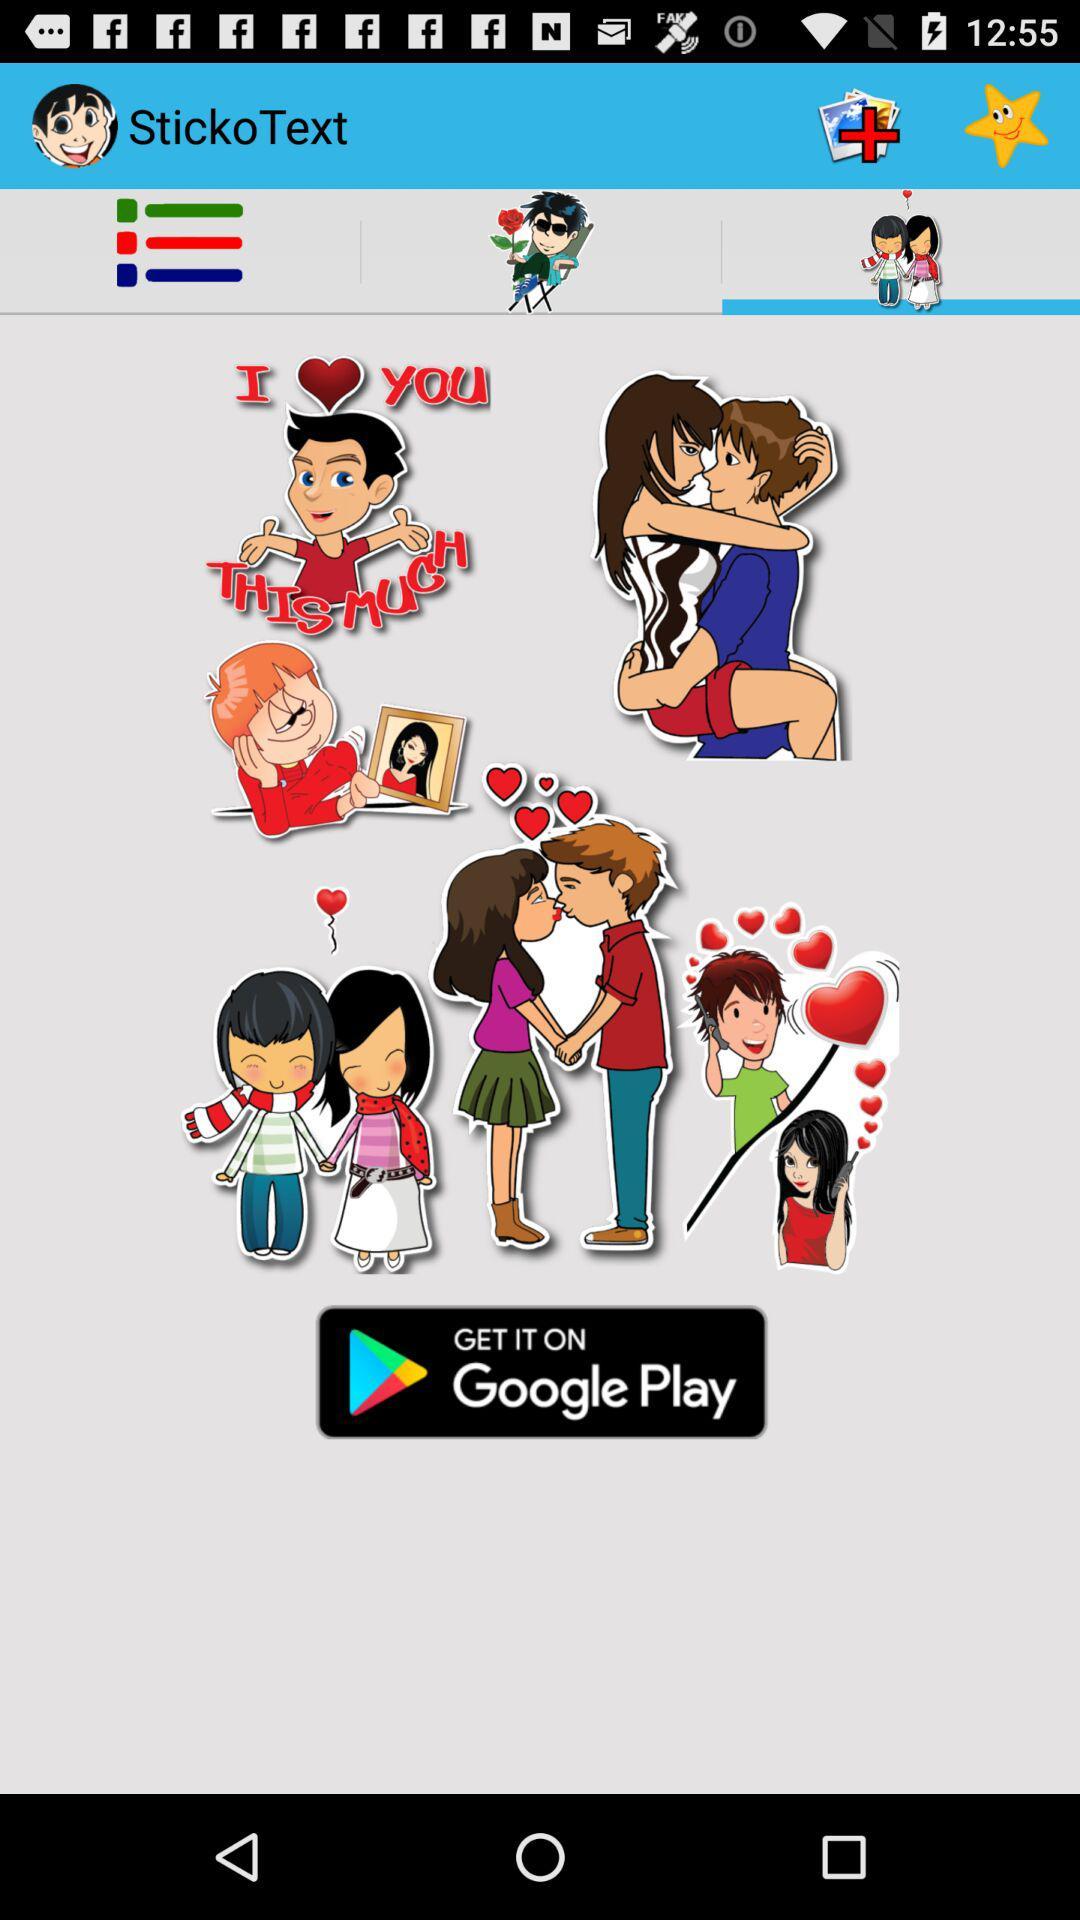  I want to click on open google play, so click(540, 1369).